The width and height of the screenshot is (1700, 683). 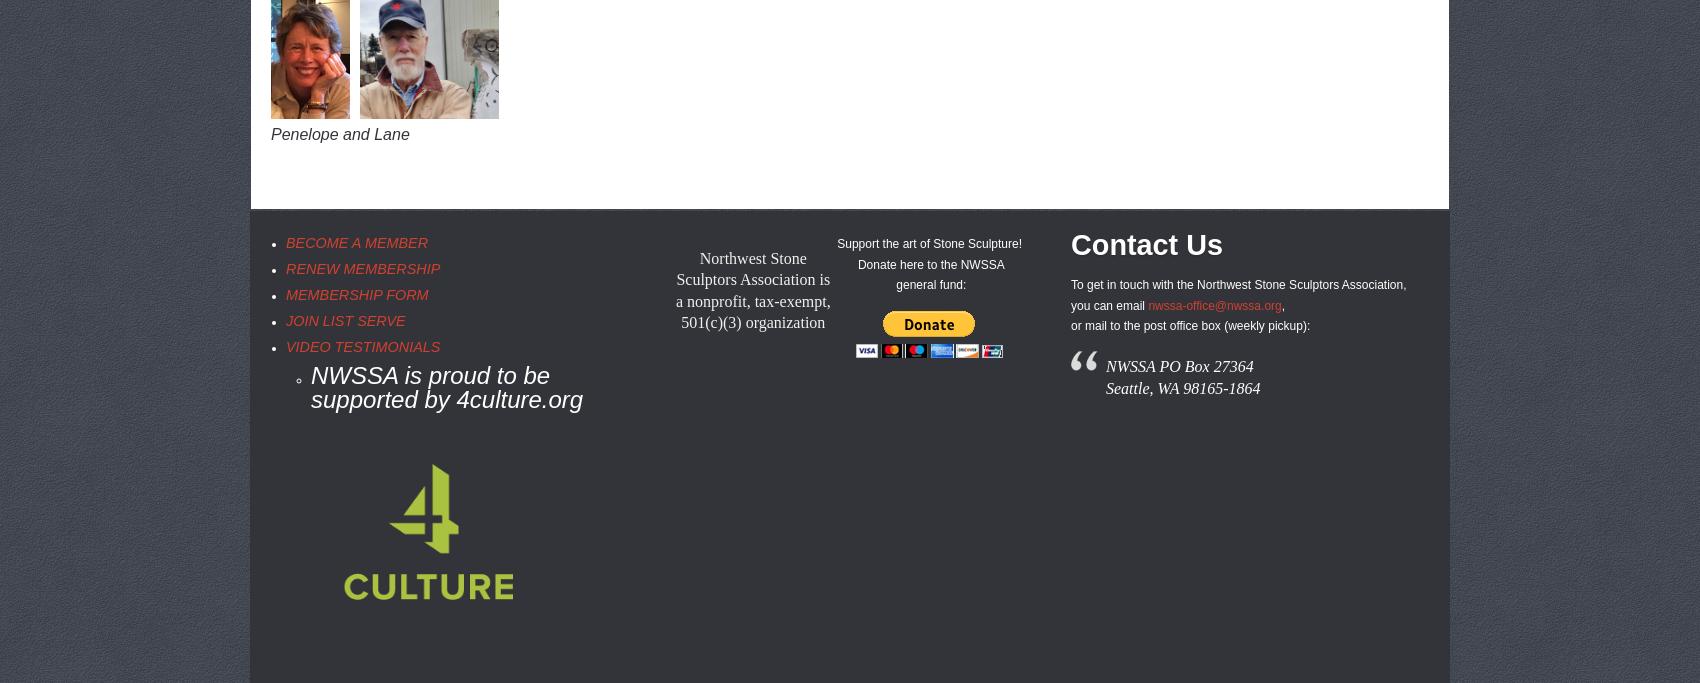 What do you see at coordinates (1146, 244) in the screenshot?
I see `'Contact Us'` at bounding box center [1146, 244].